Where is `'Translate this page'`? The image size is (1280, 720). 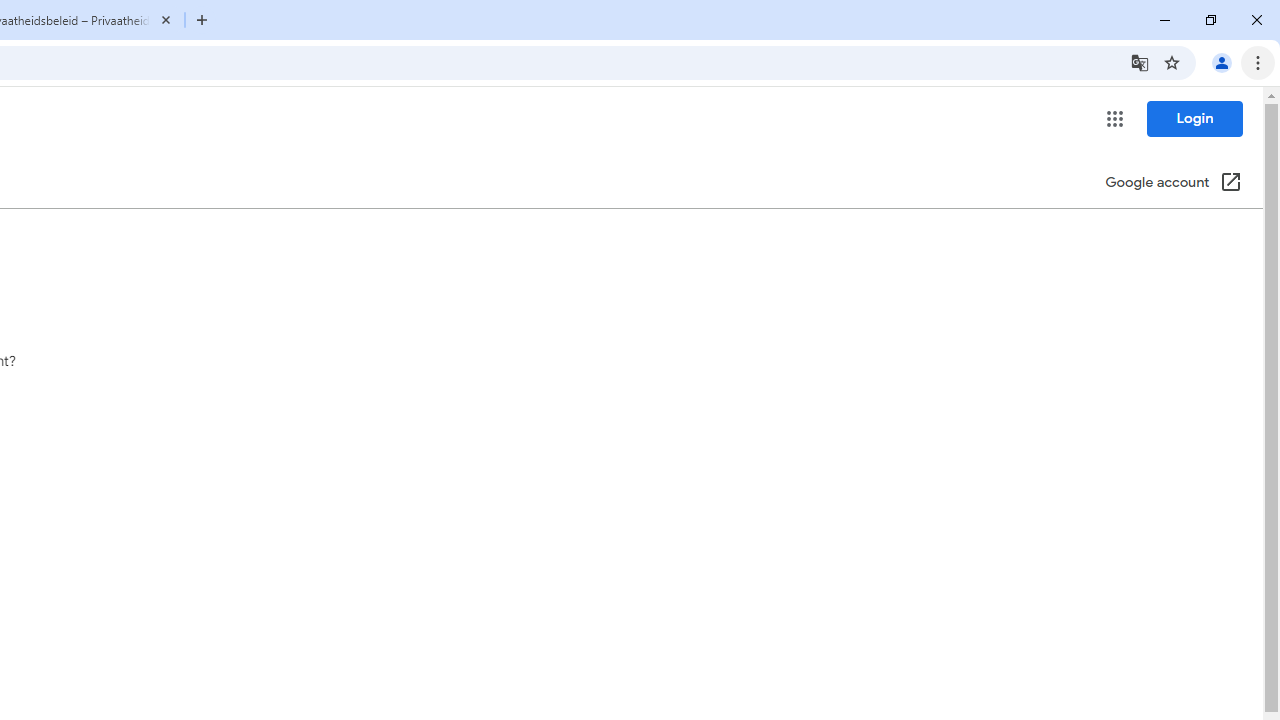 'Translate this page' is located at coordinates (1139, 61).